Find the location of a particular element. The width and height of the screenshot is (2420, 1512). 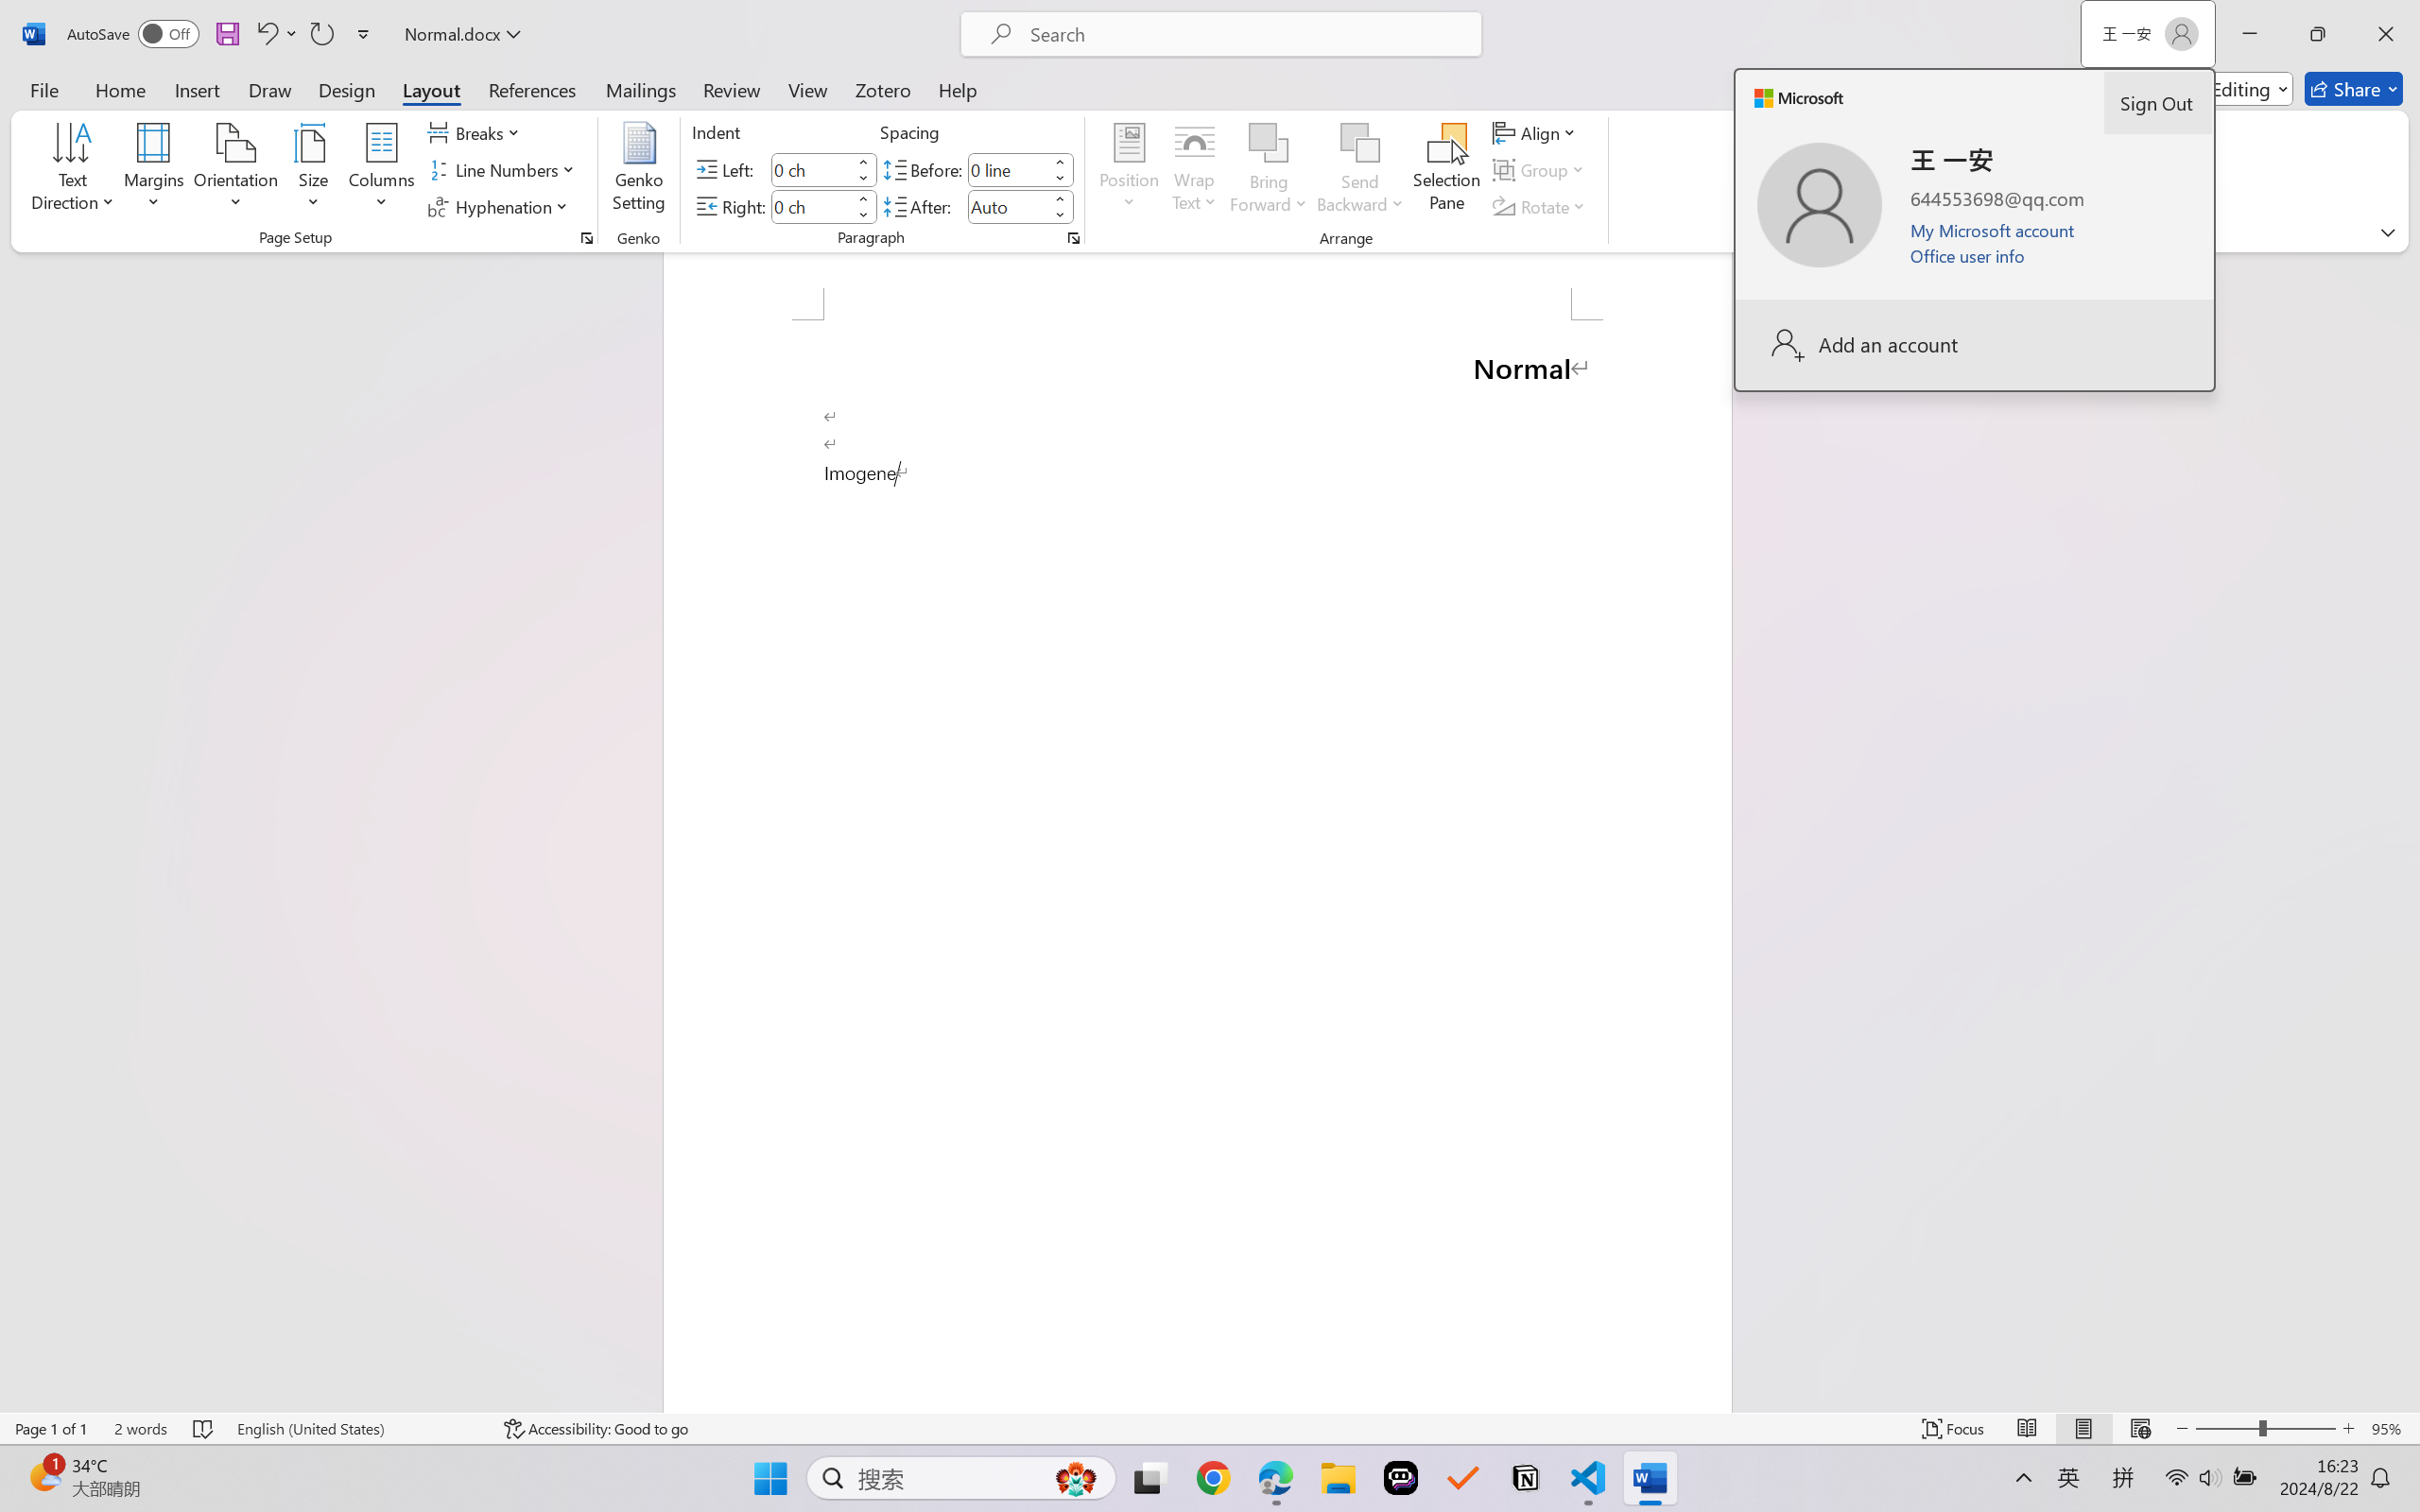

'Indent Left' is located at coordinates (810, 168).